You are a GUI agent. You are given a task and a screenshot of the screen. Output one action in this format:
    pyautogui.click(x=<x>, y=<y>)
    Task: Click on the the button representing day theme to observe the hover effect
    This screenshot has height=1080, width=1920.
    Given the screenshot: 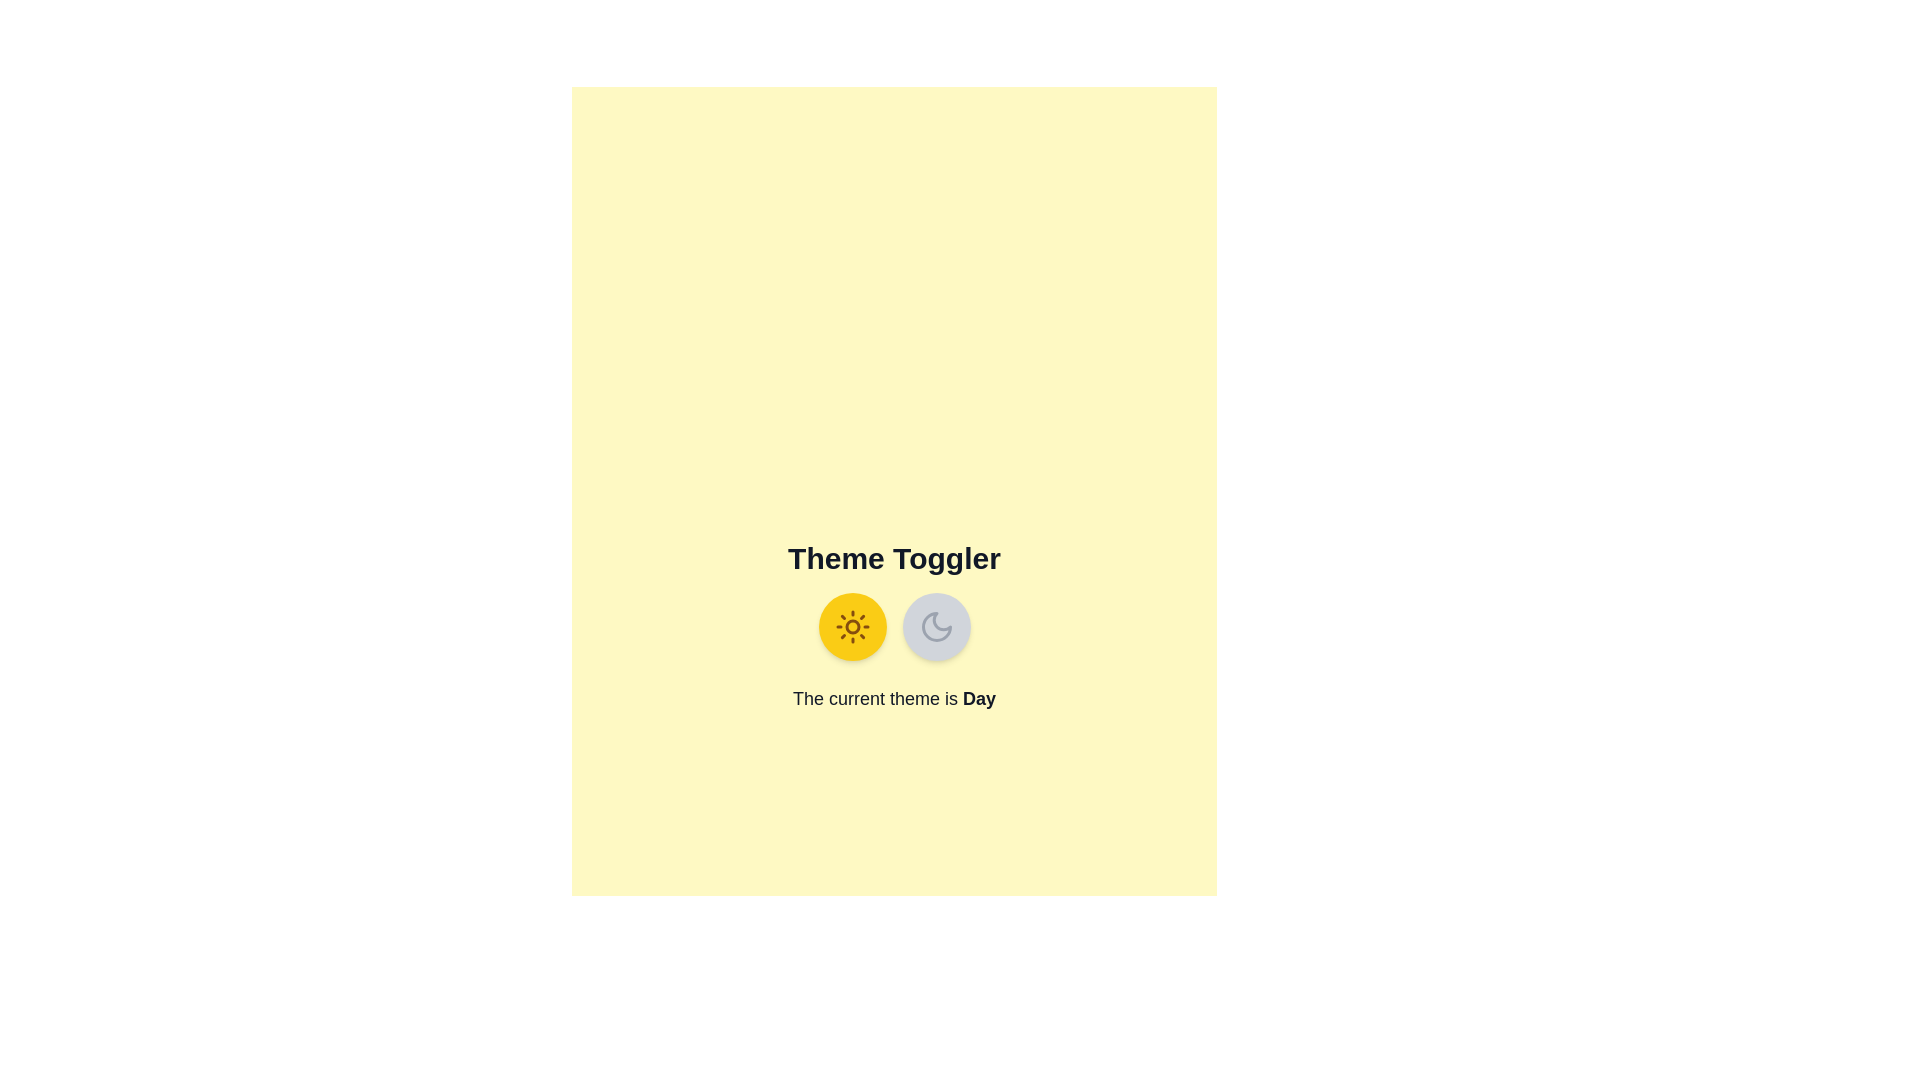 What is the action you would take?
    pyautogui.click(x=852, y=626)
    